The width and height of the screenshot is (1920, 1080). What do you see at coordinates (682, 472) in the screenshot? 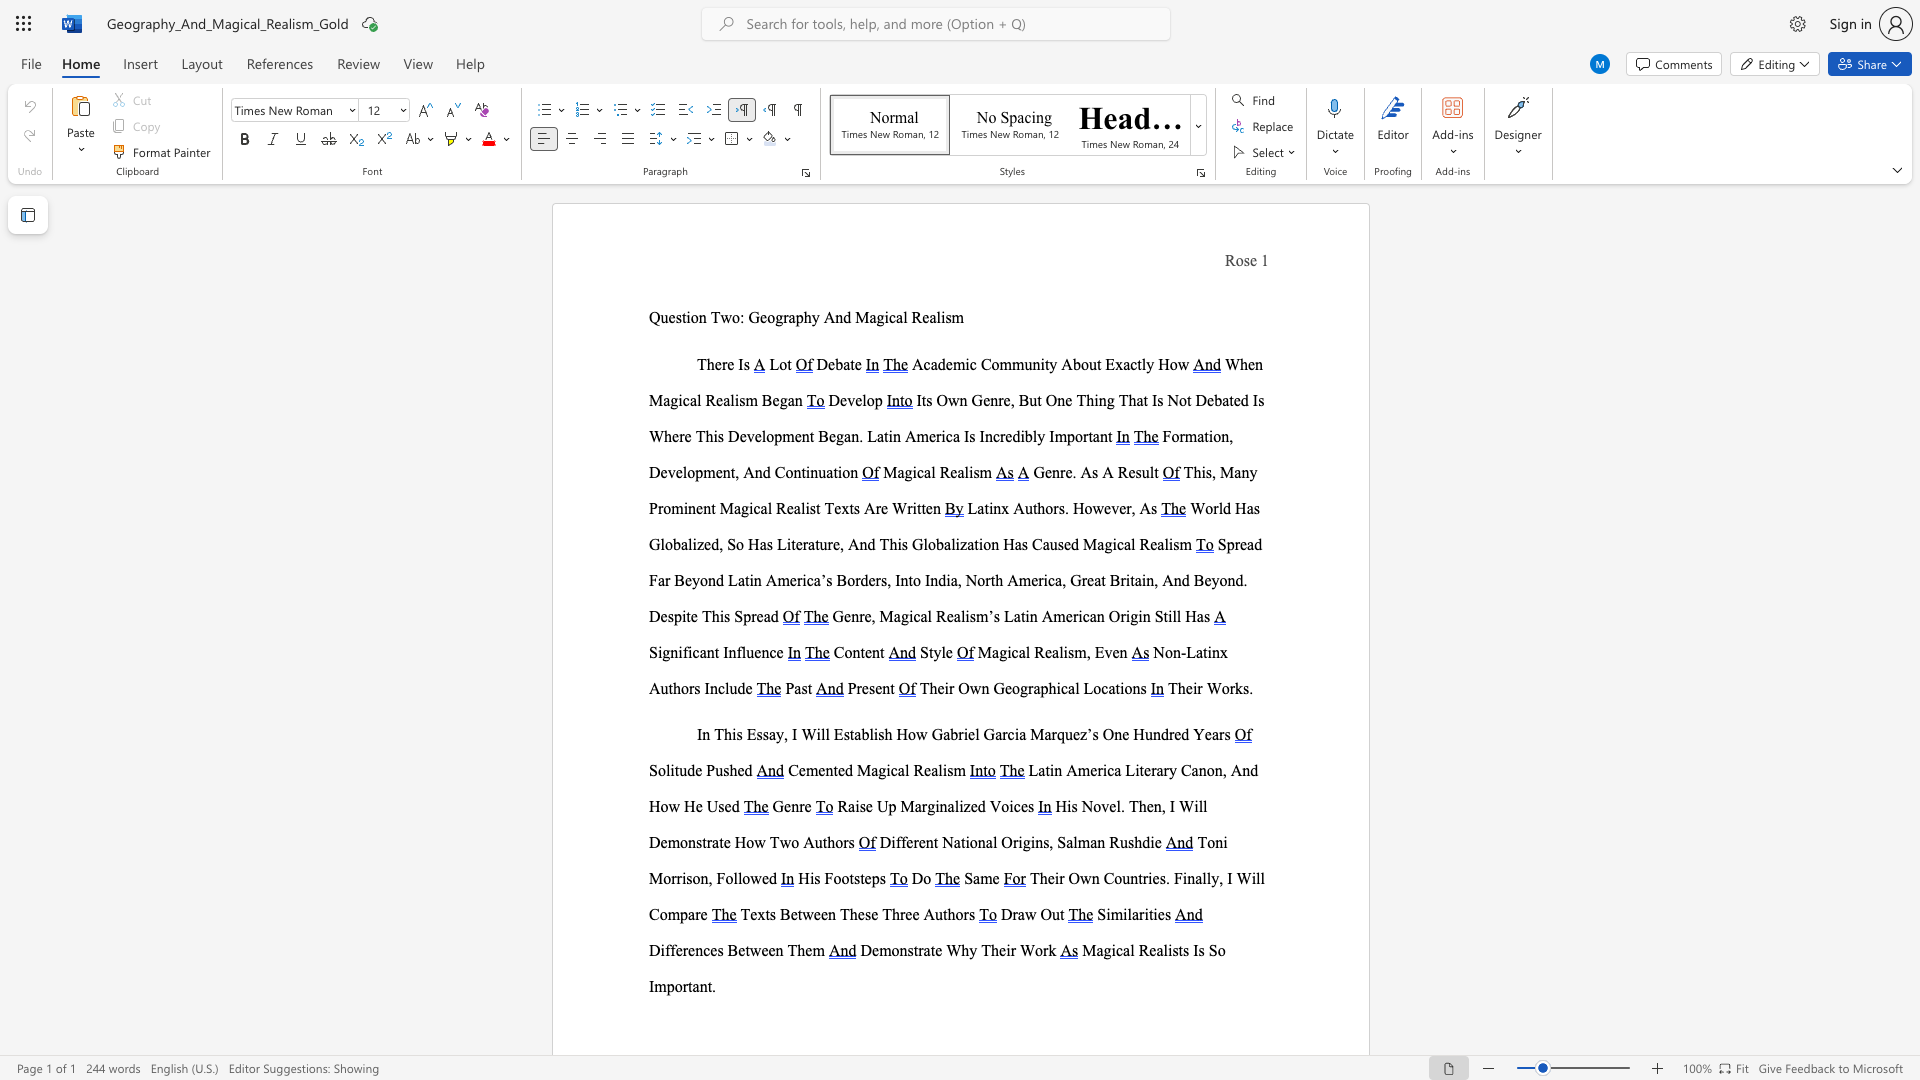
I see `the subset text "lop" within the text "Formation, Development, And Continuation"` at bounding box center [682, 472].